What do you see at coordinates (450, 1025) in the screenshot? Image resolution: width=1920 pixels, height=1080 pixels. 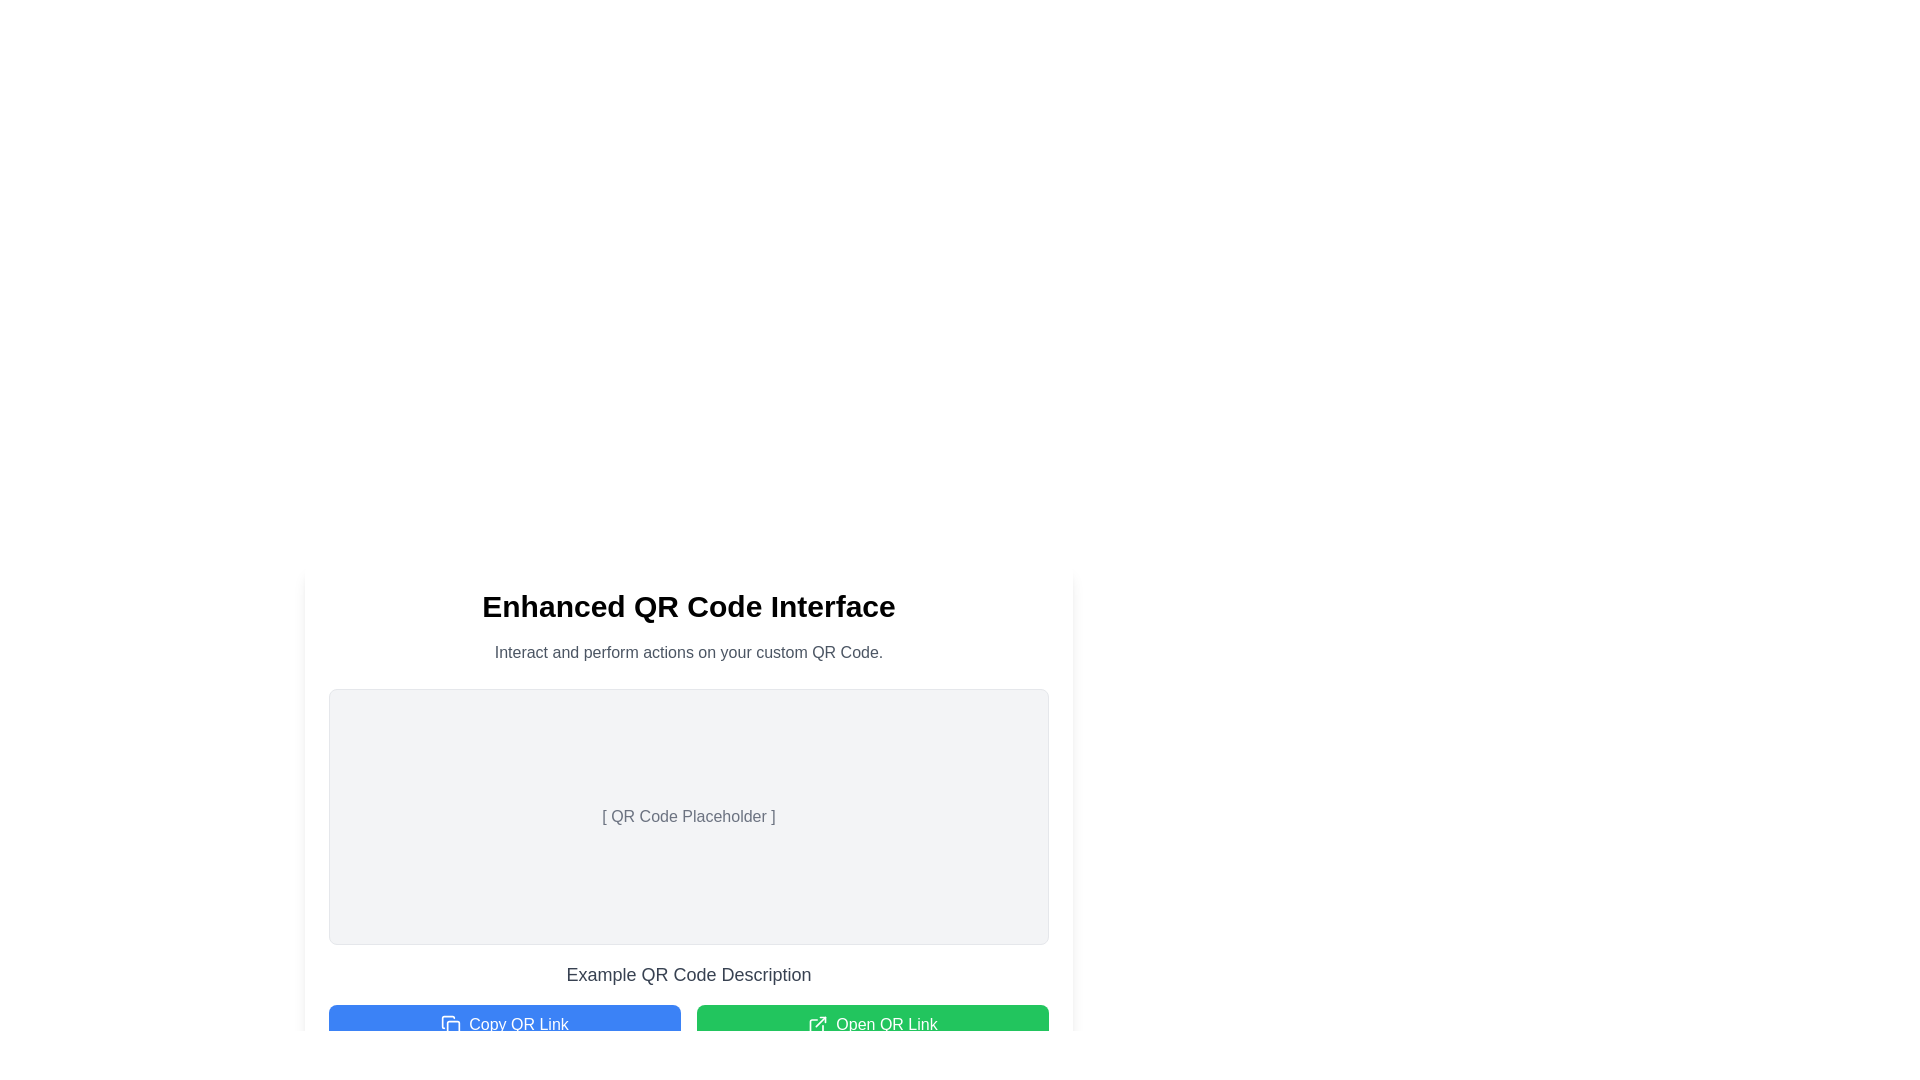 I see `the copy action icon located inside the blue button labeled 'Copy QR Link' at the bottom left of the interface` at bounding box center [450, 1025].